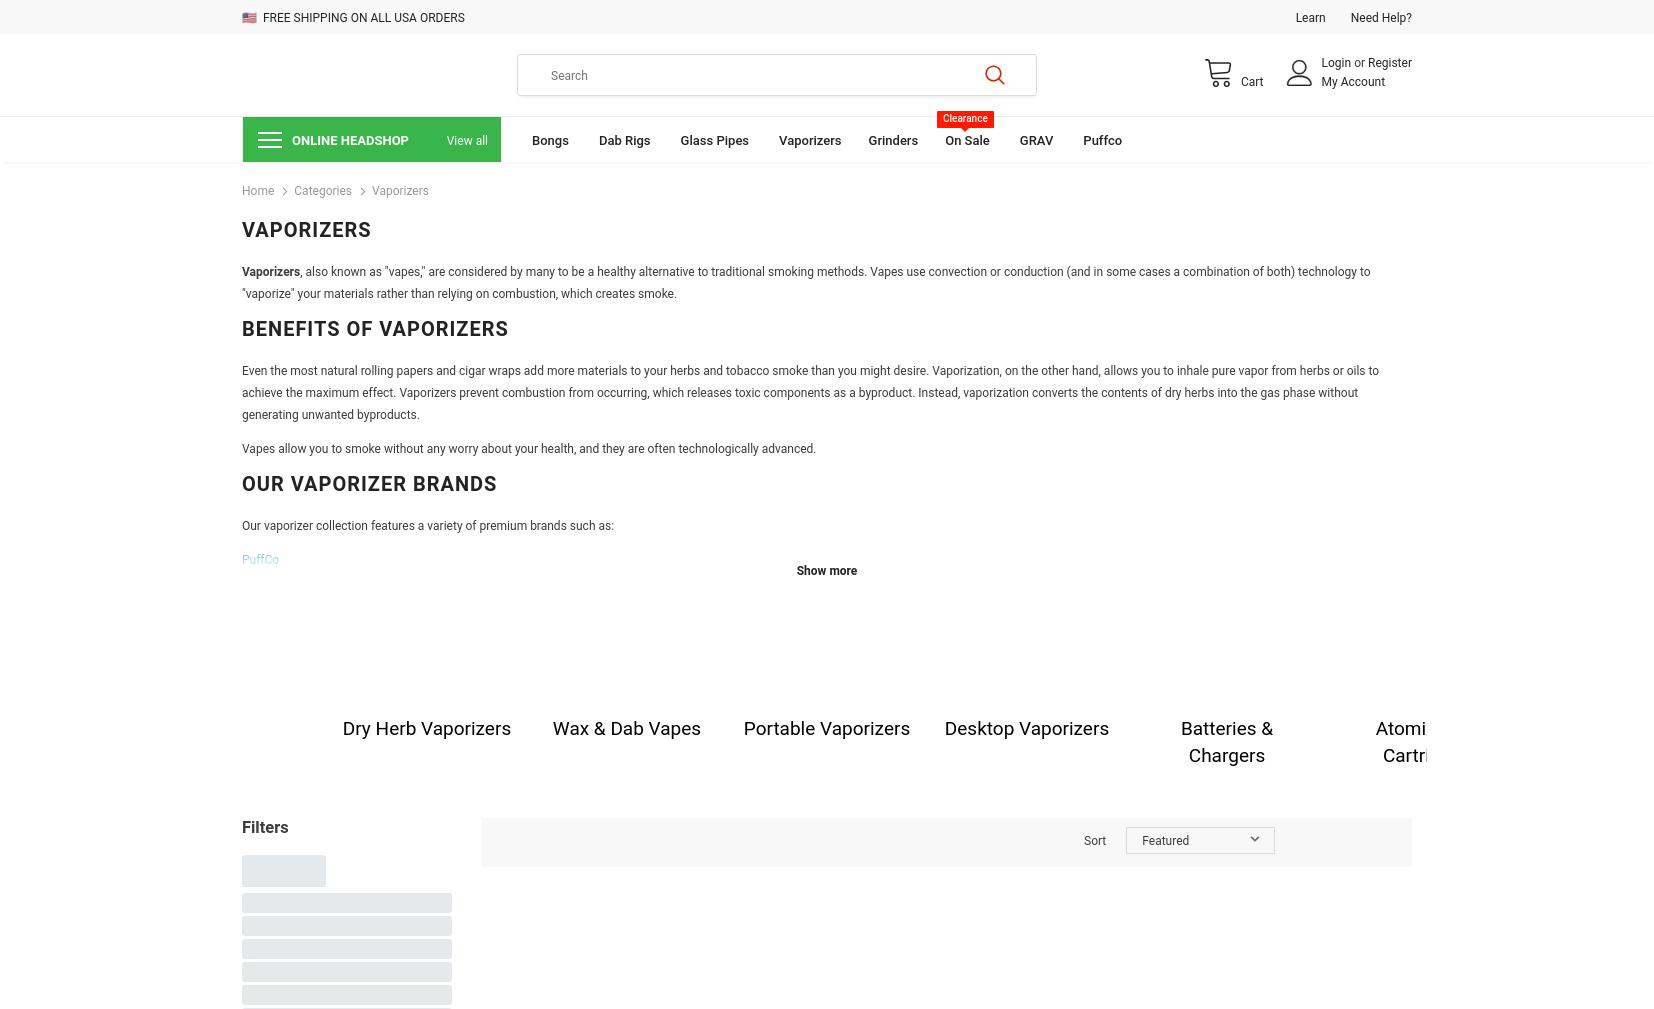 The width and height of the screenshot is (1654, 1009). Describe the element at coordinates (631, 839) in the screenshot. I see `'View'` at that location.